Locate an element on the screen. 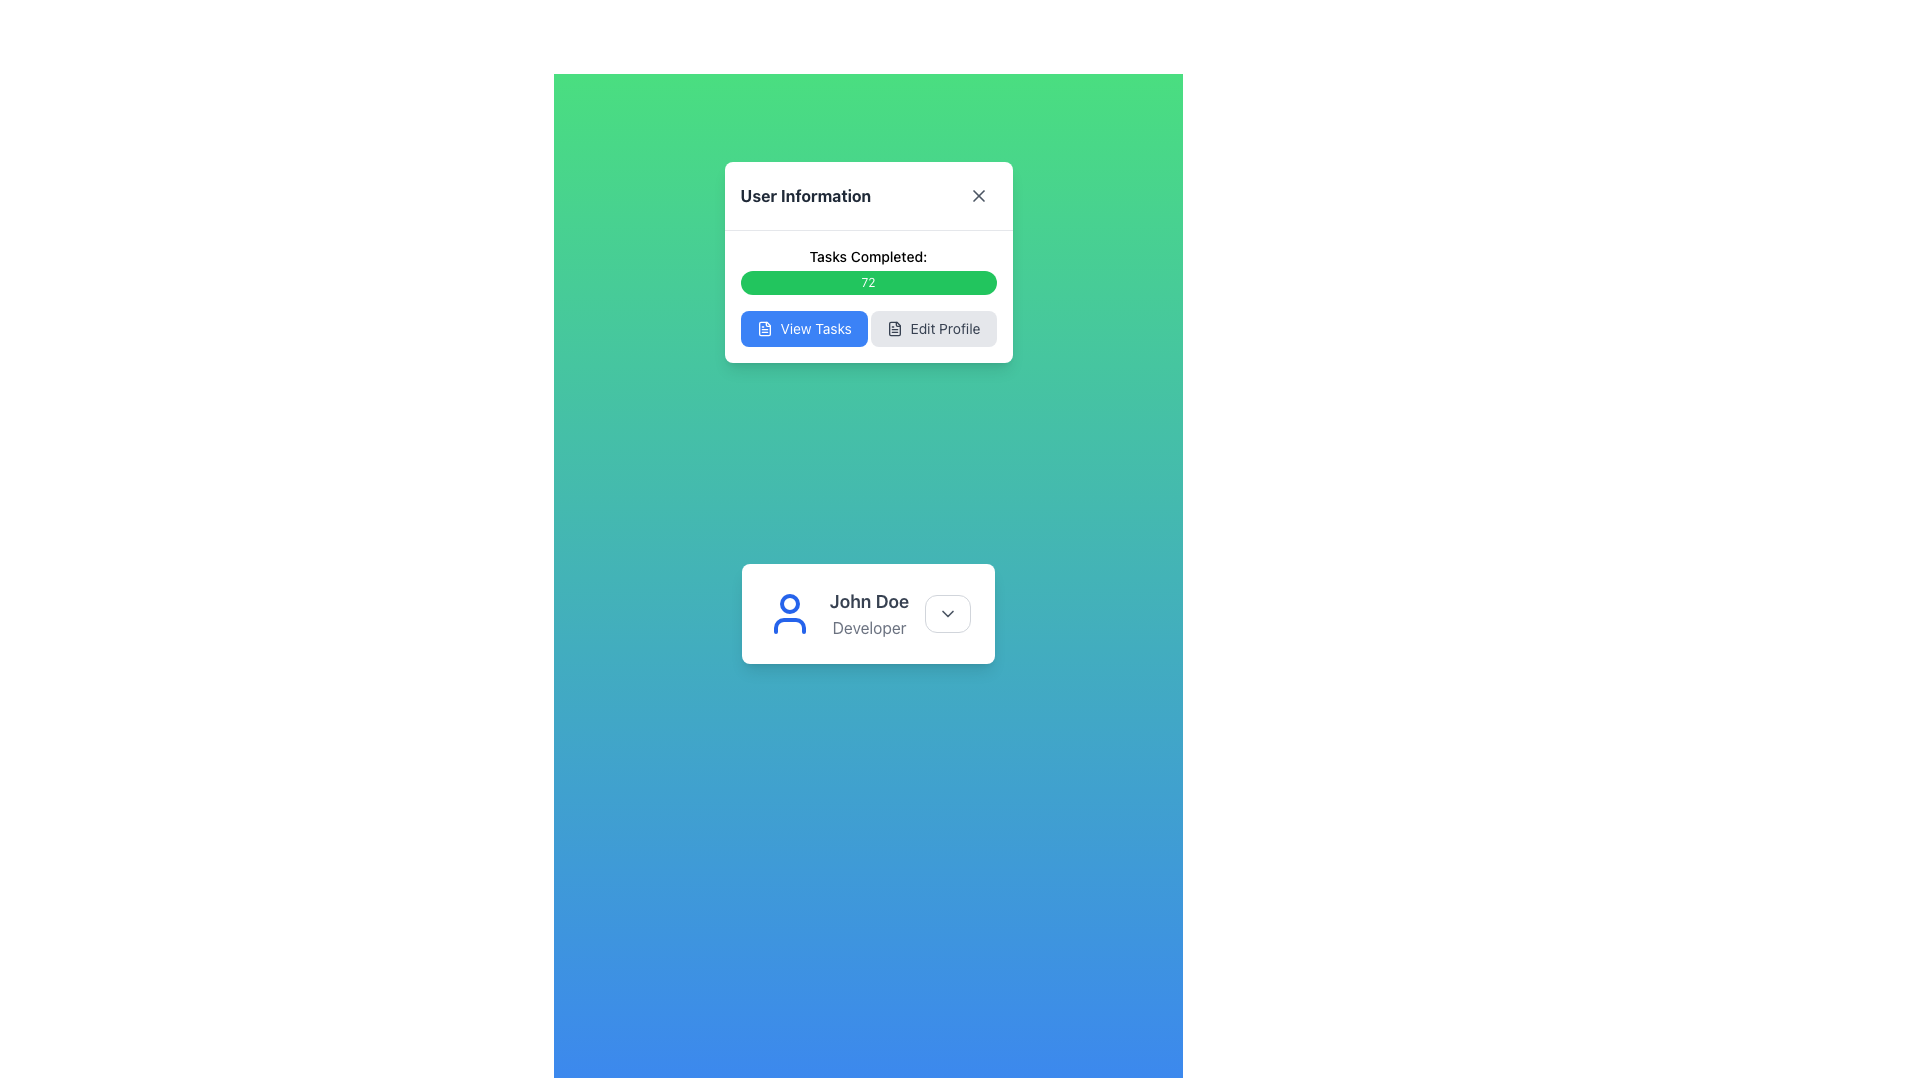 This screenshot has width=1920, height=1080. the rectangular button with a white background and gray border, featuring a vertical downward-pointing chevron icon is located at coordinates (947, 612).